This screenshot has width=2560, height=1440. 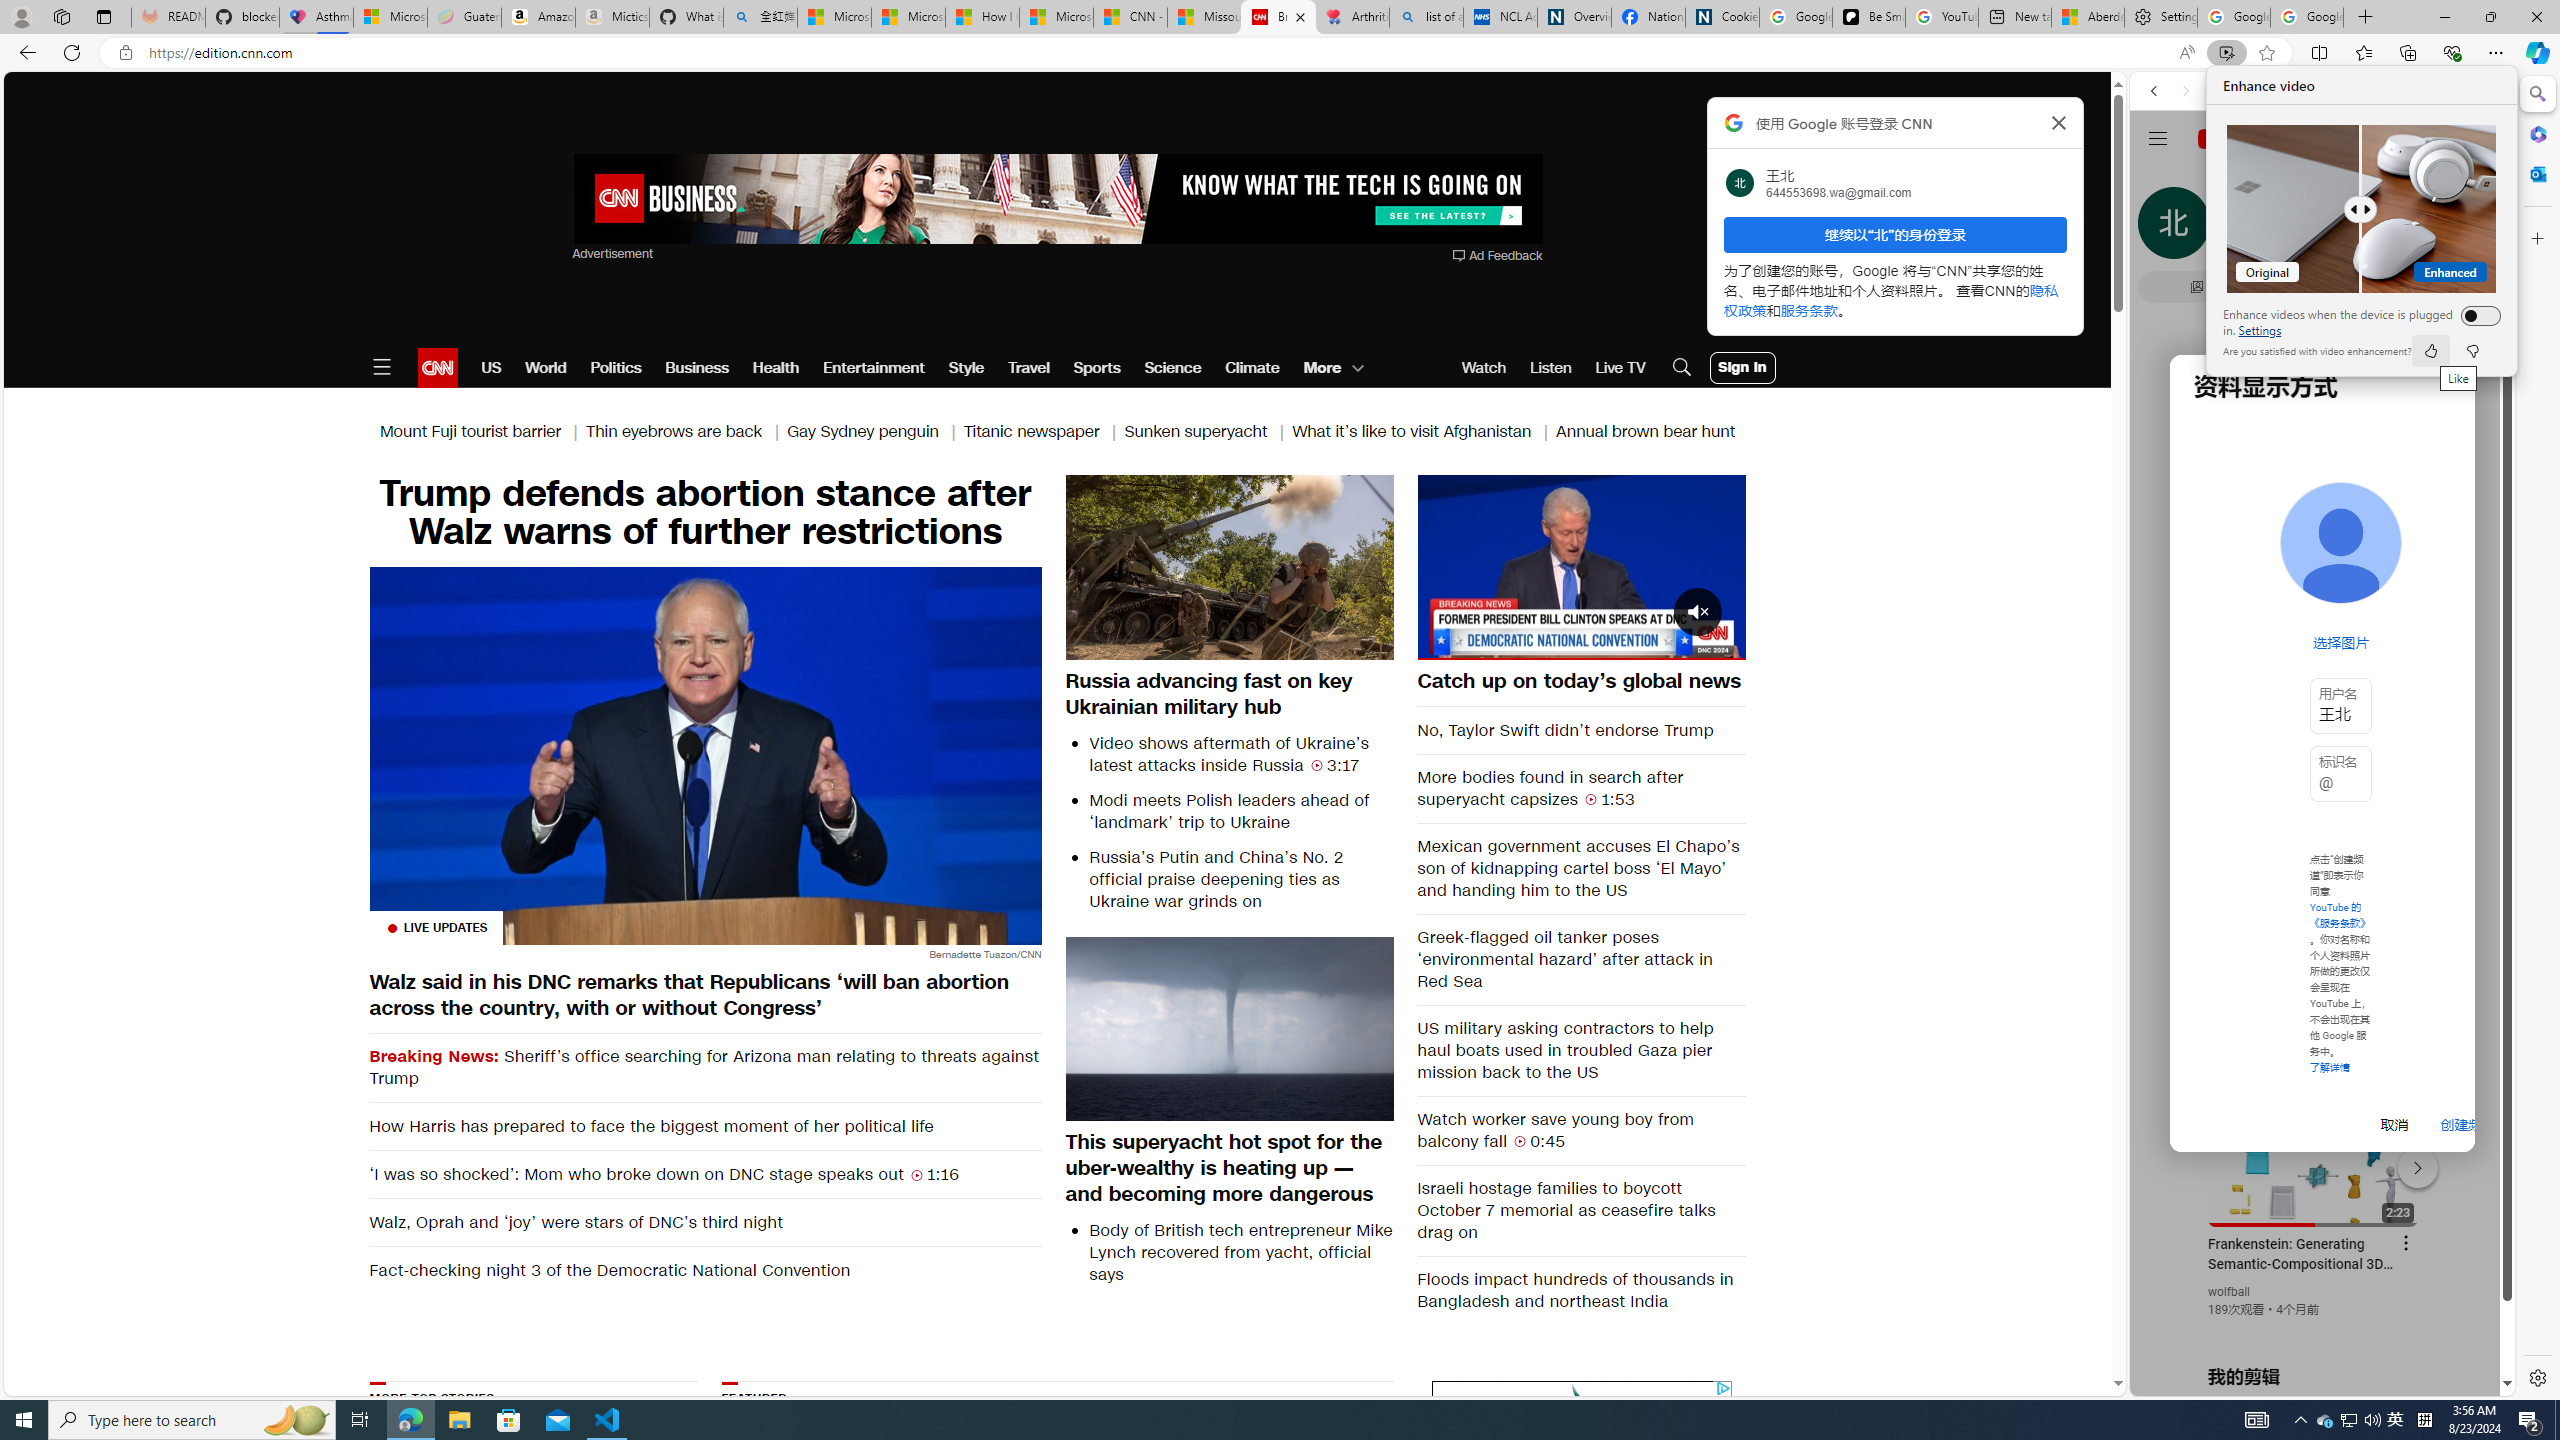 What do you see at coordinates (875, 432) in the screenshot?
I see `'Gay Sydney penguin |'` at bounding box center [875, 432].